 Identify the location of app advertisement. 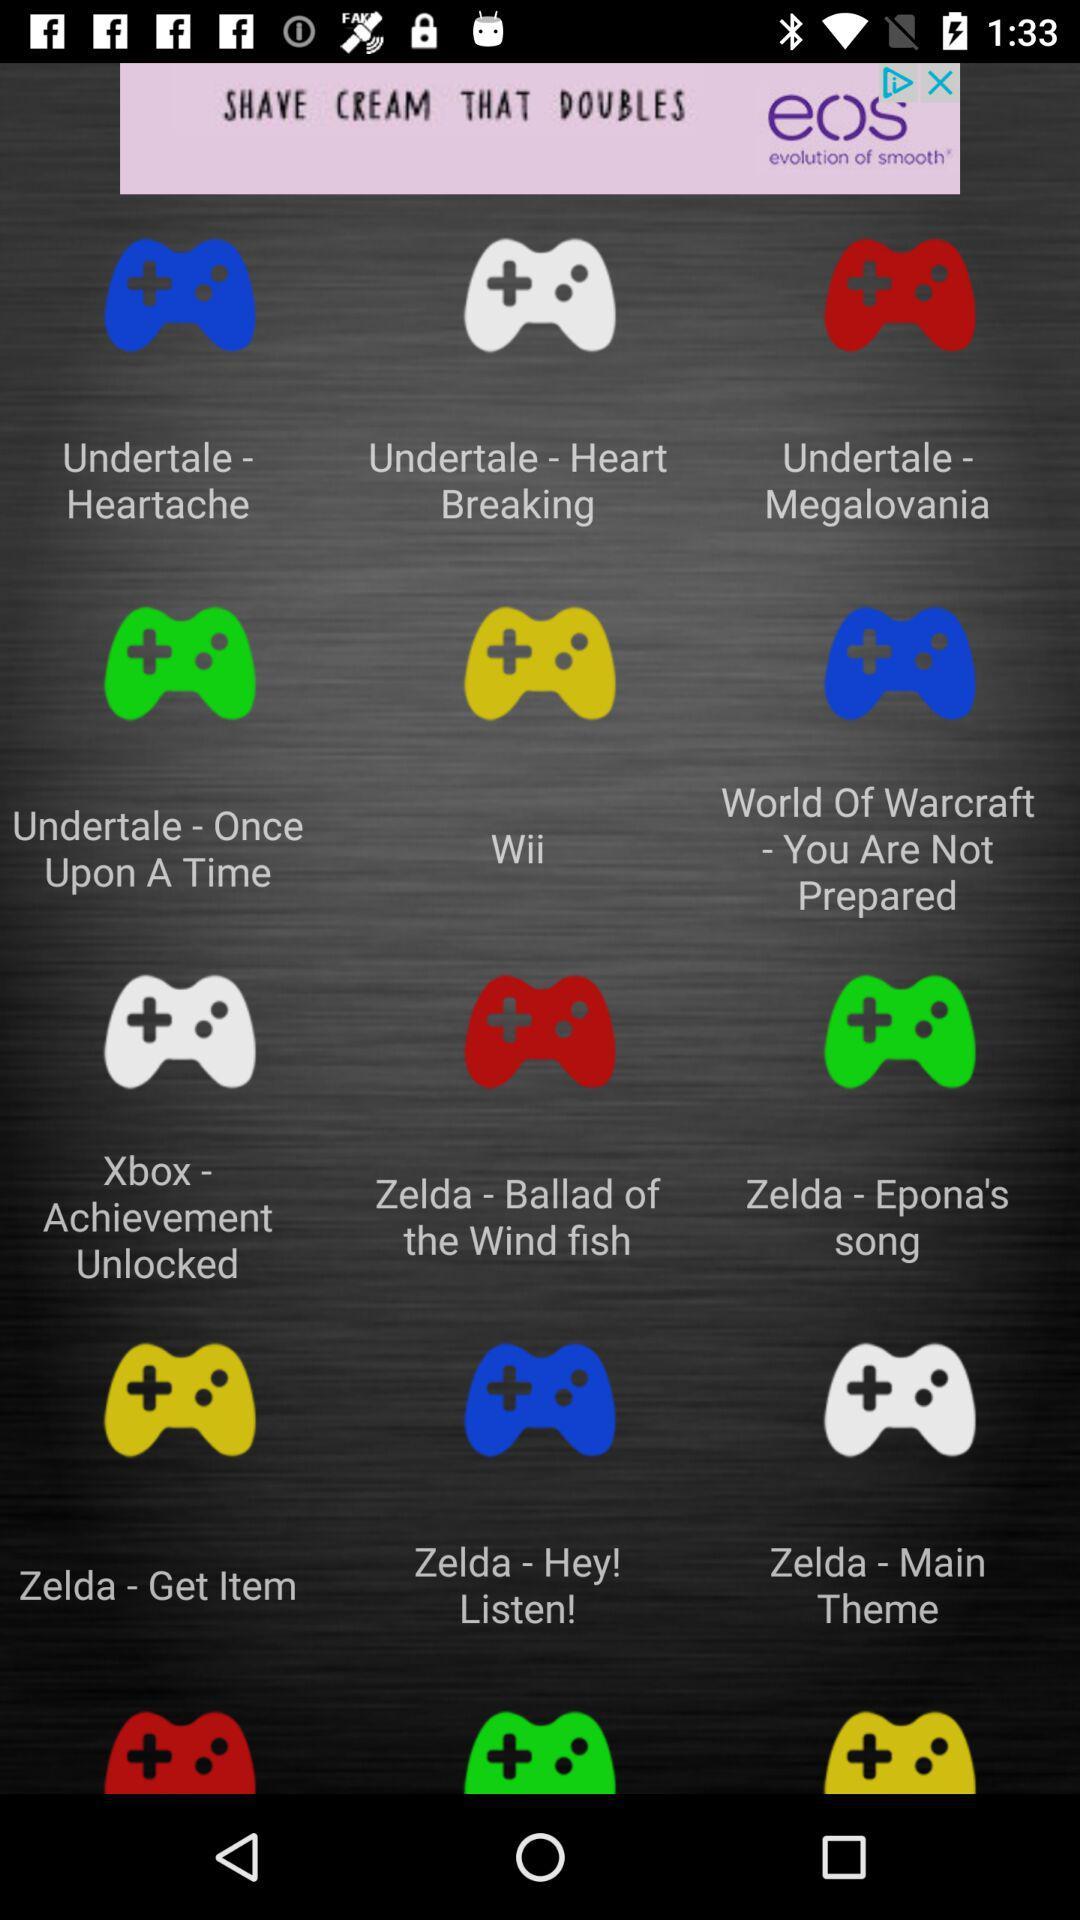
(540, 127).